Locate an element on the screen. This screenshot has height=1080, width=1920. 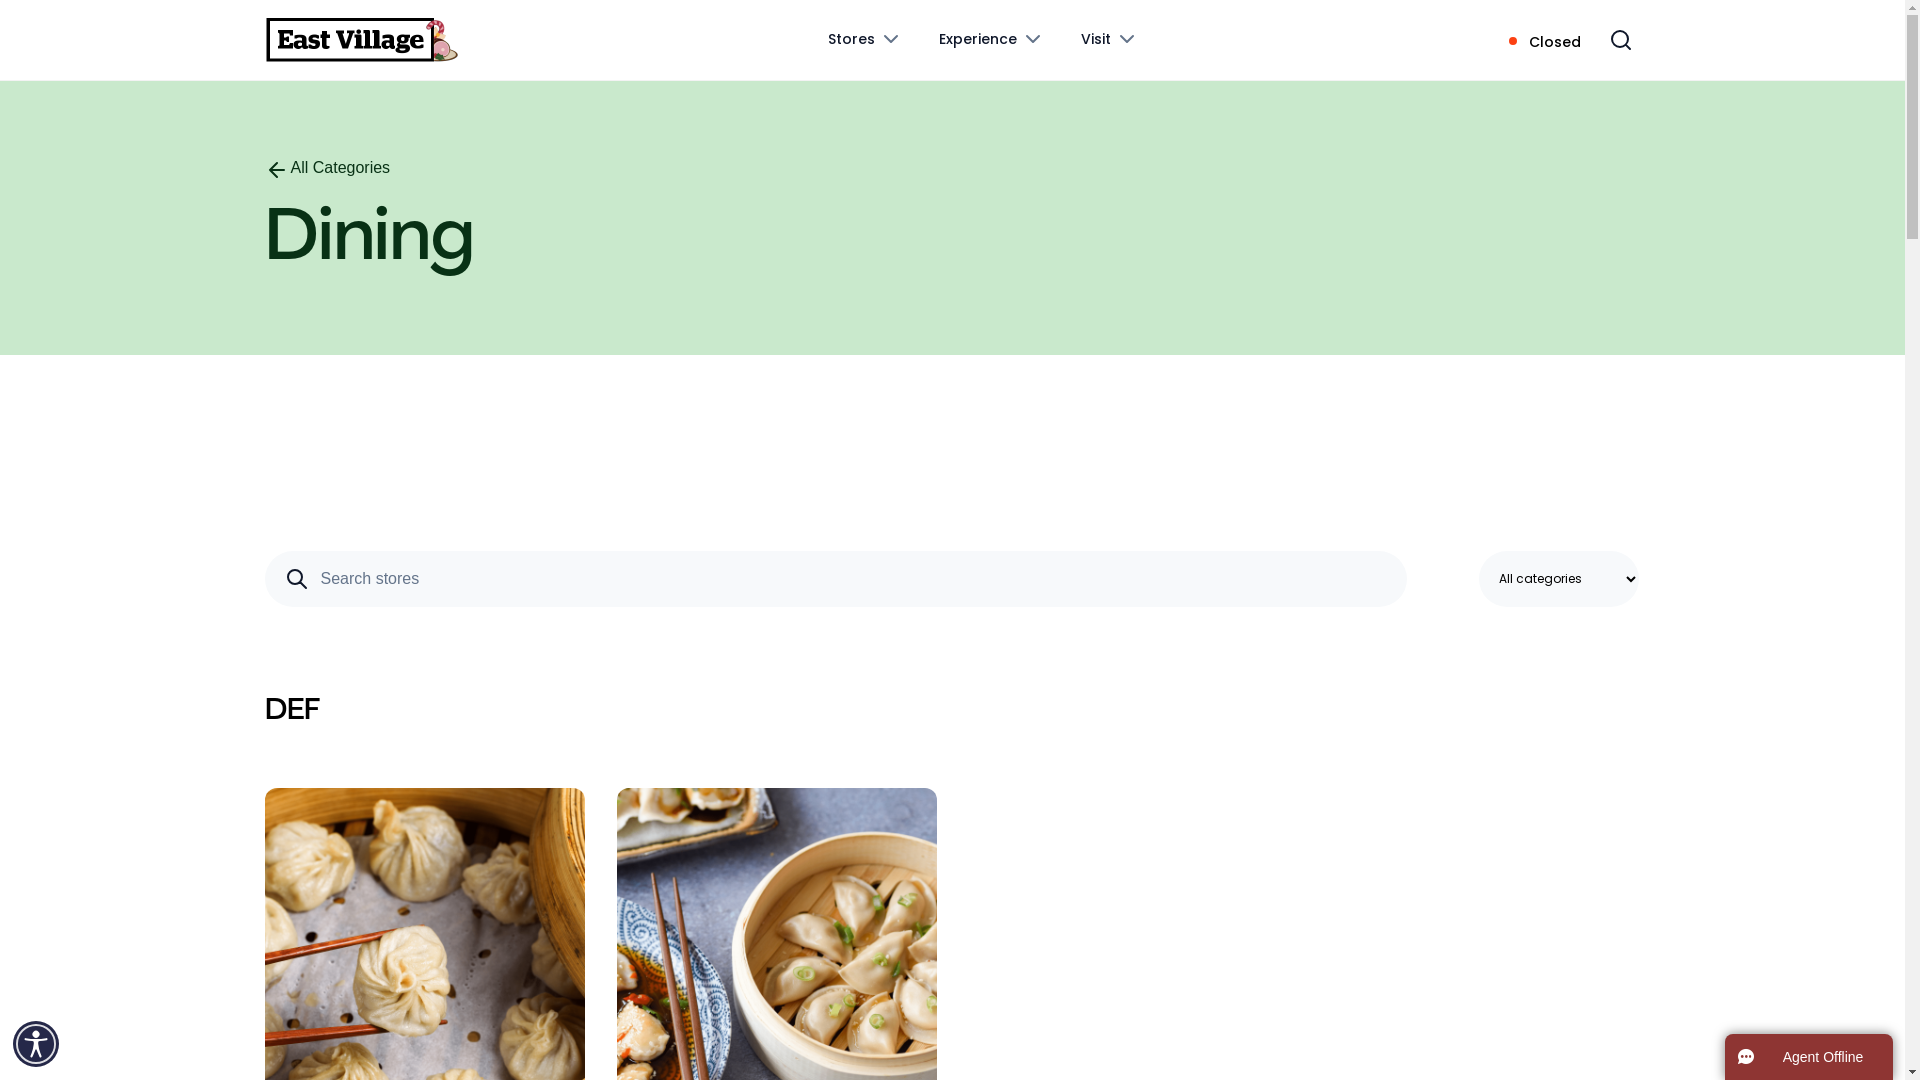
'All Categories' is located at coordinates (326, 167).